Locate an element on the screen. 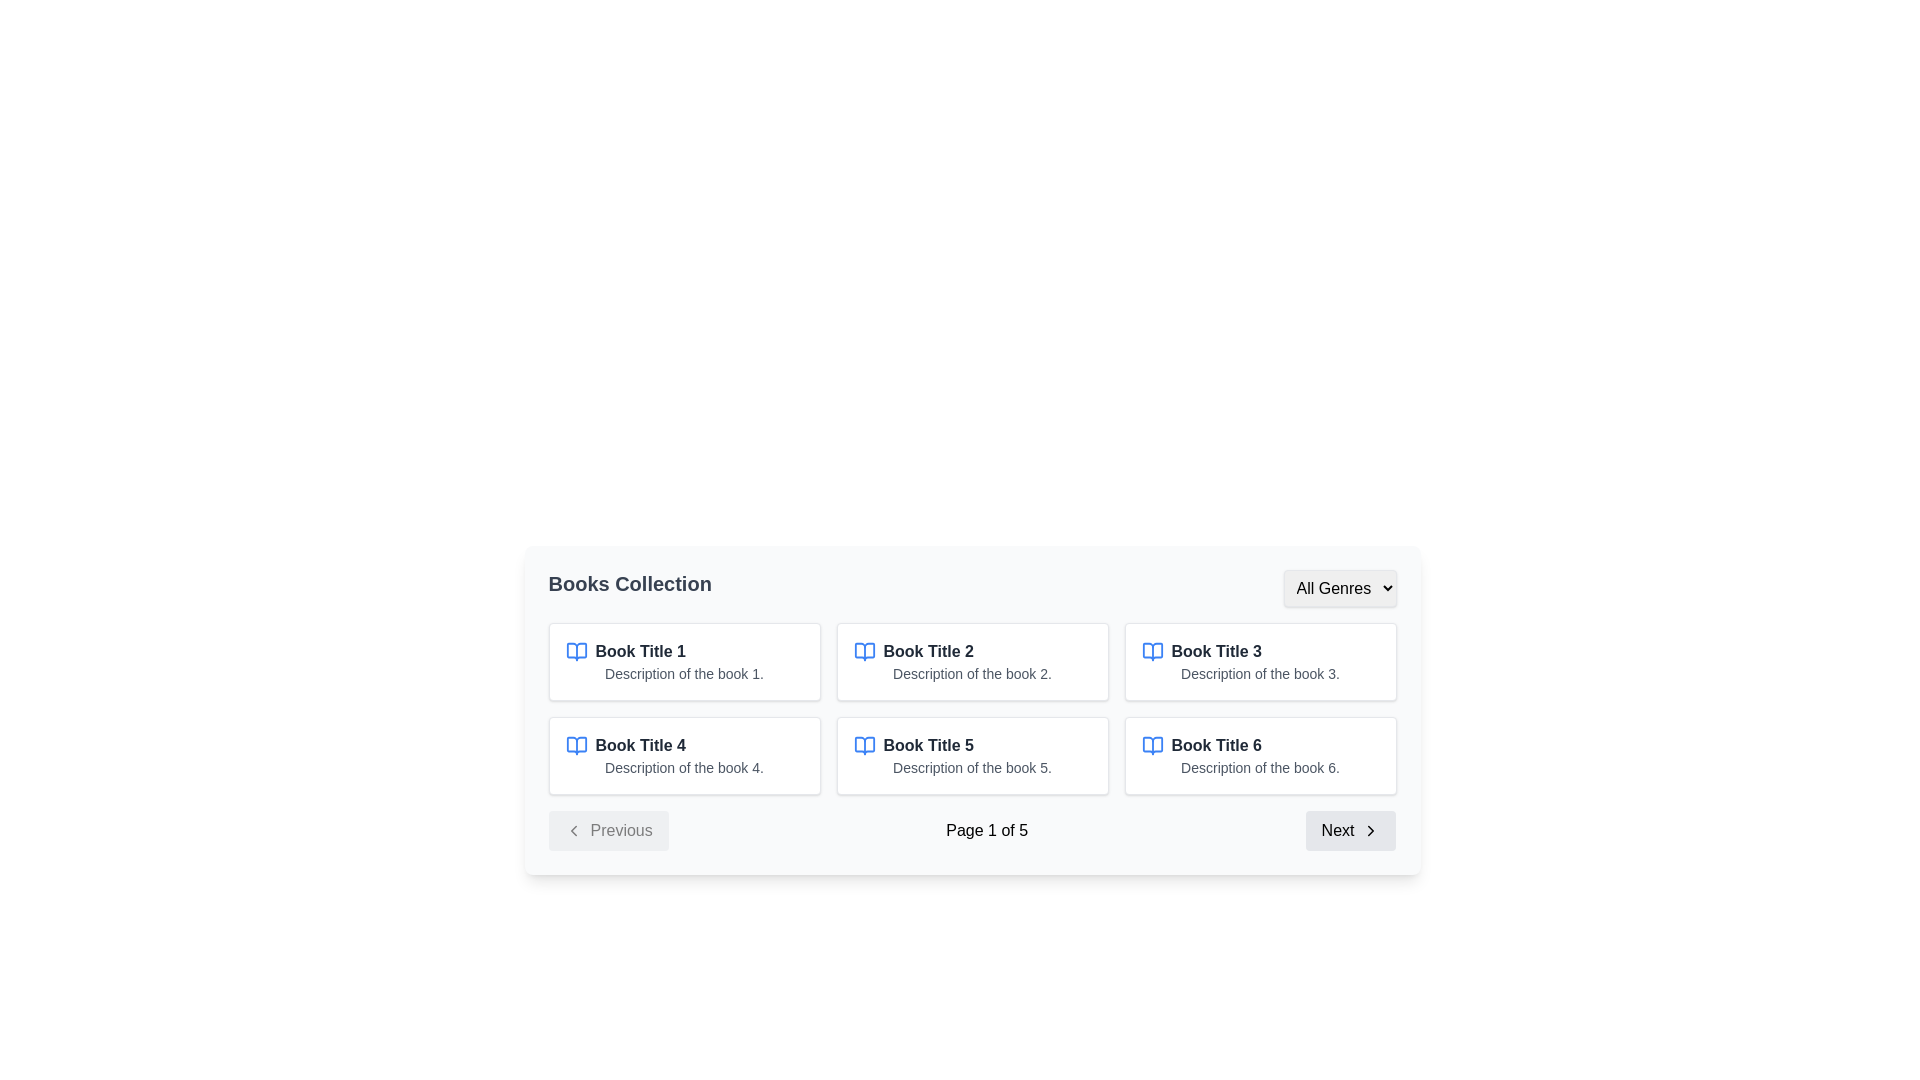 Image resolution: width=1920 pixels, height=1080 pixels. the 'Next' button with a light gray background and a right-facing chevron icon is located at coordinates (1351, 830).